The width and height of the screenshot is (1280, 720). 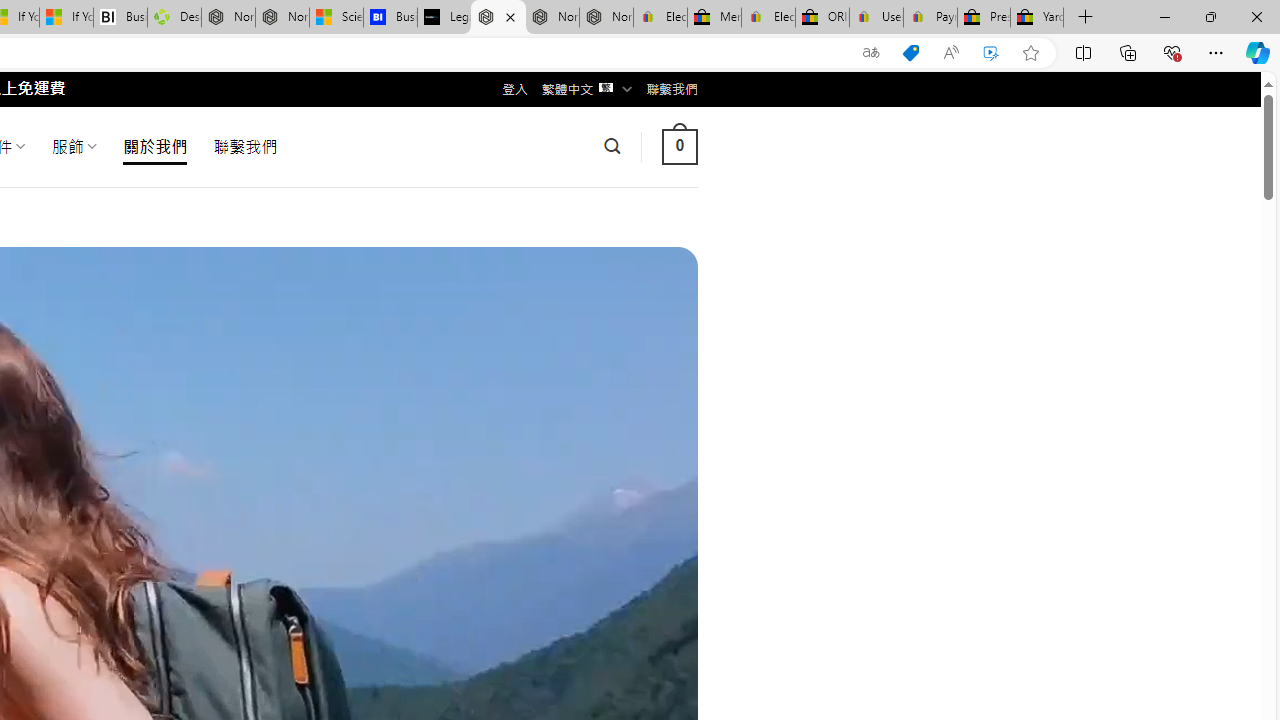 I want to click on ' 0 ', so click(x=679, y=145).